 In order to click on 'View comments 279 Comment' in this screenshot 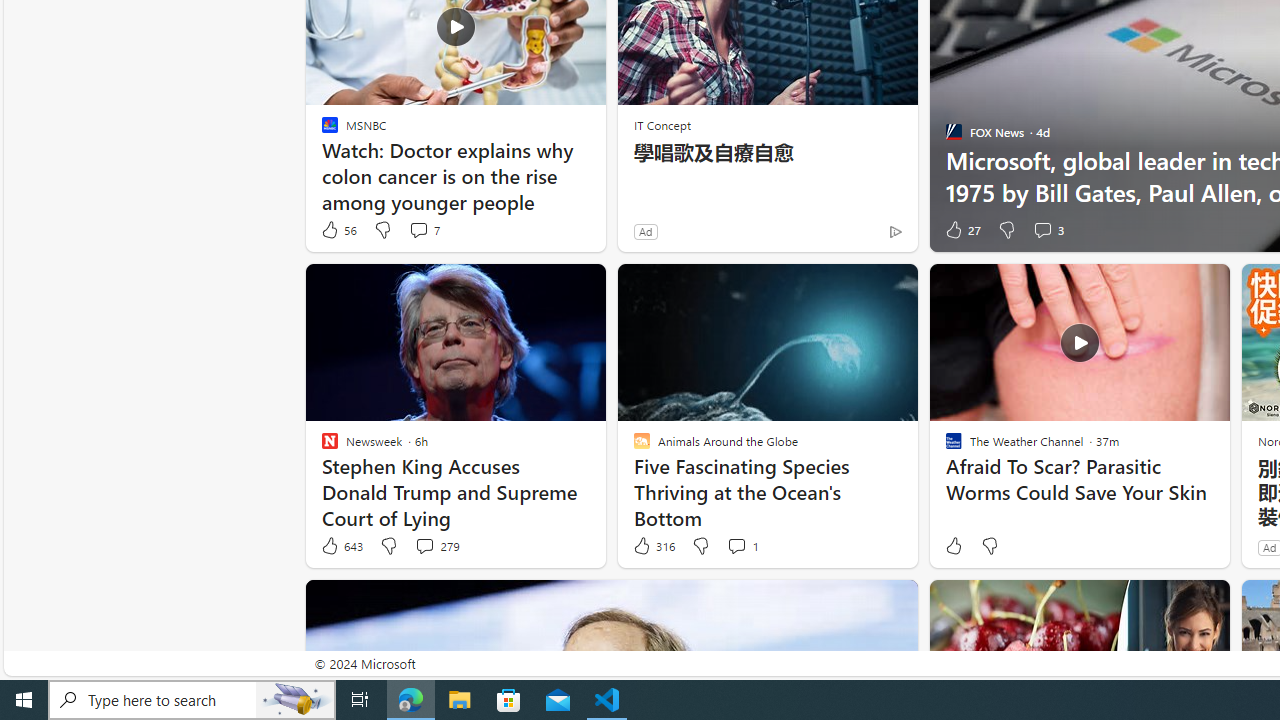, I will do `click(423, 545)`.